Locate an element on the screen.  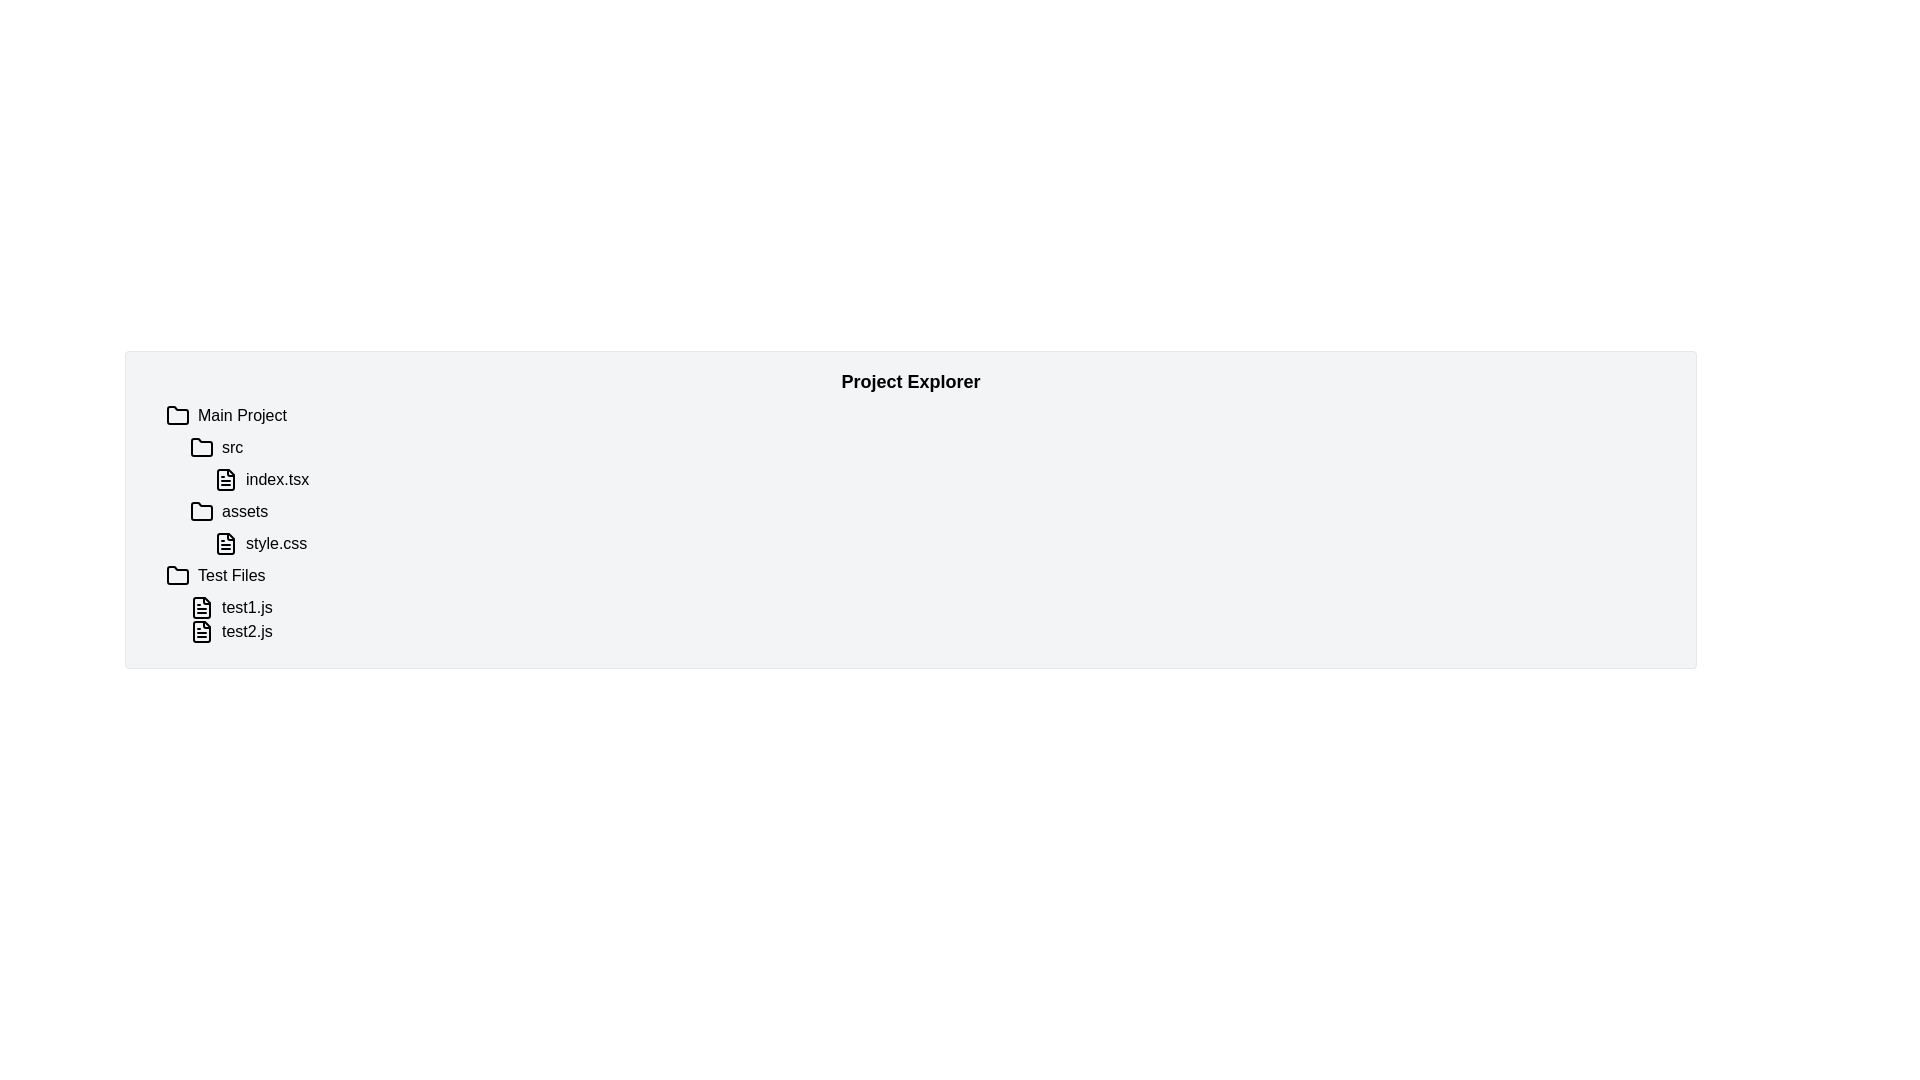
the 'style.css' text label with its associated icon in the file explorer is located at coordinates (275, 543).